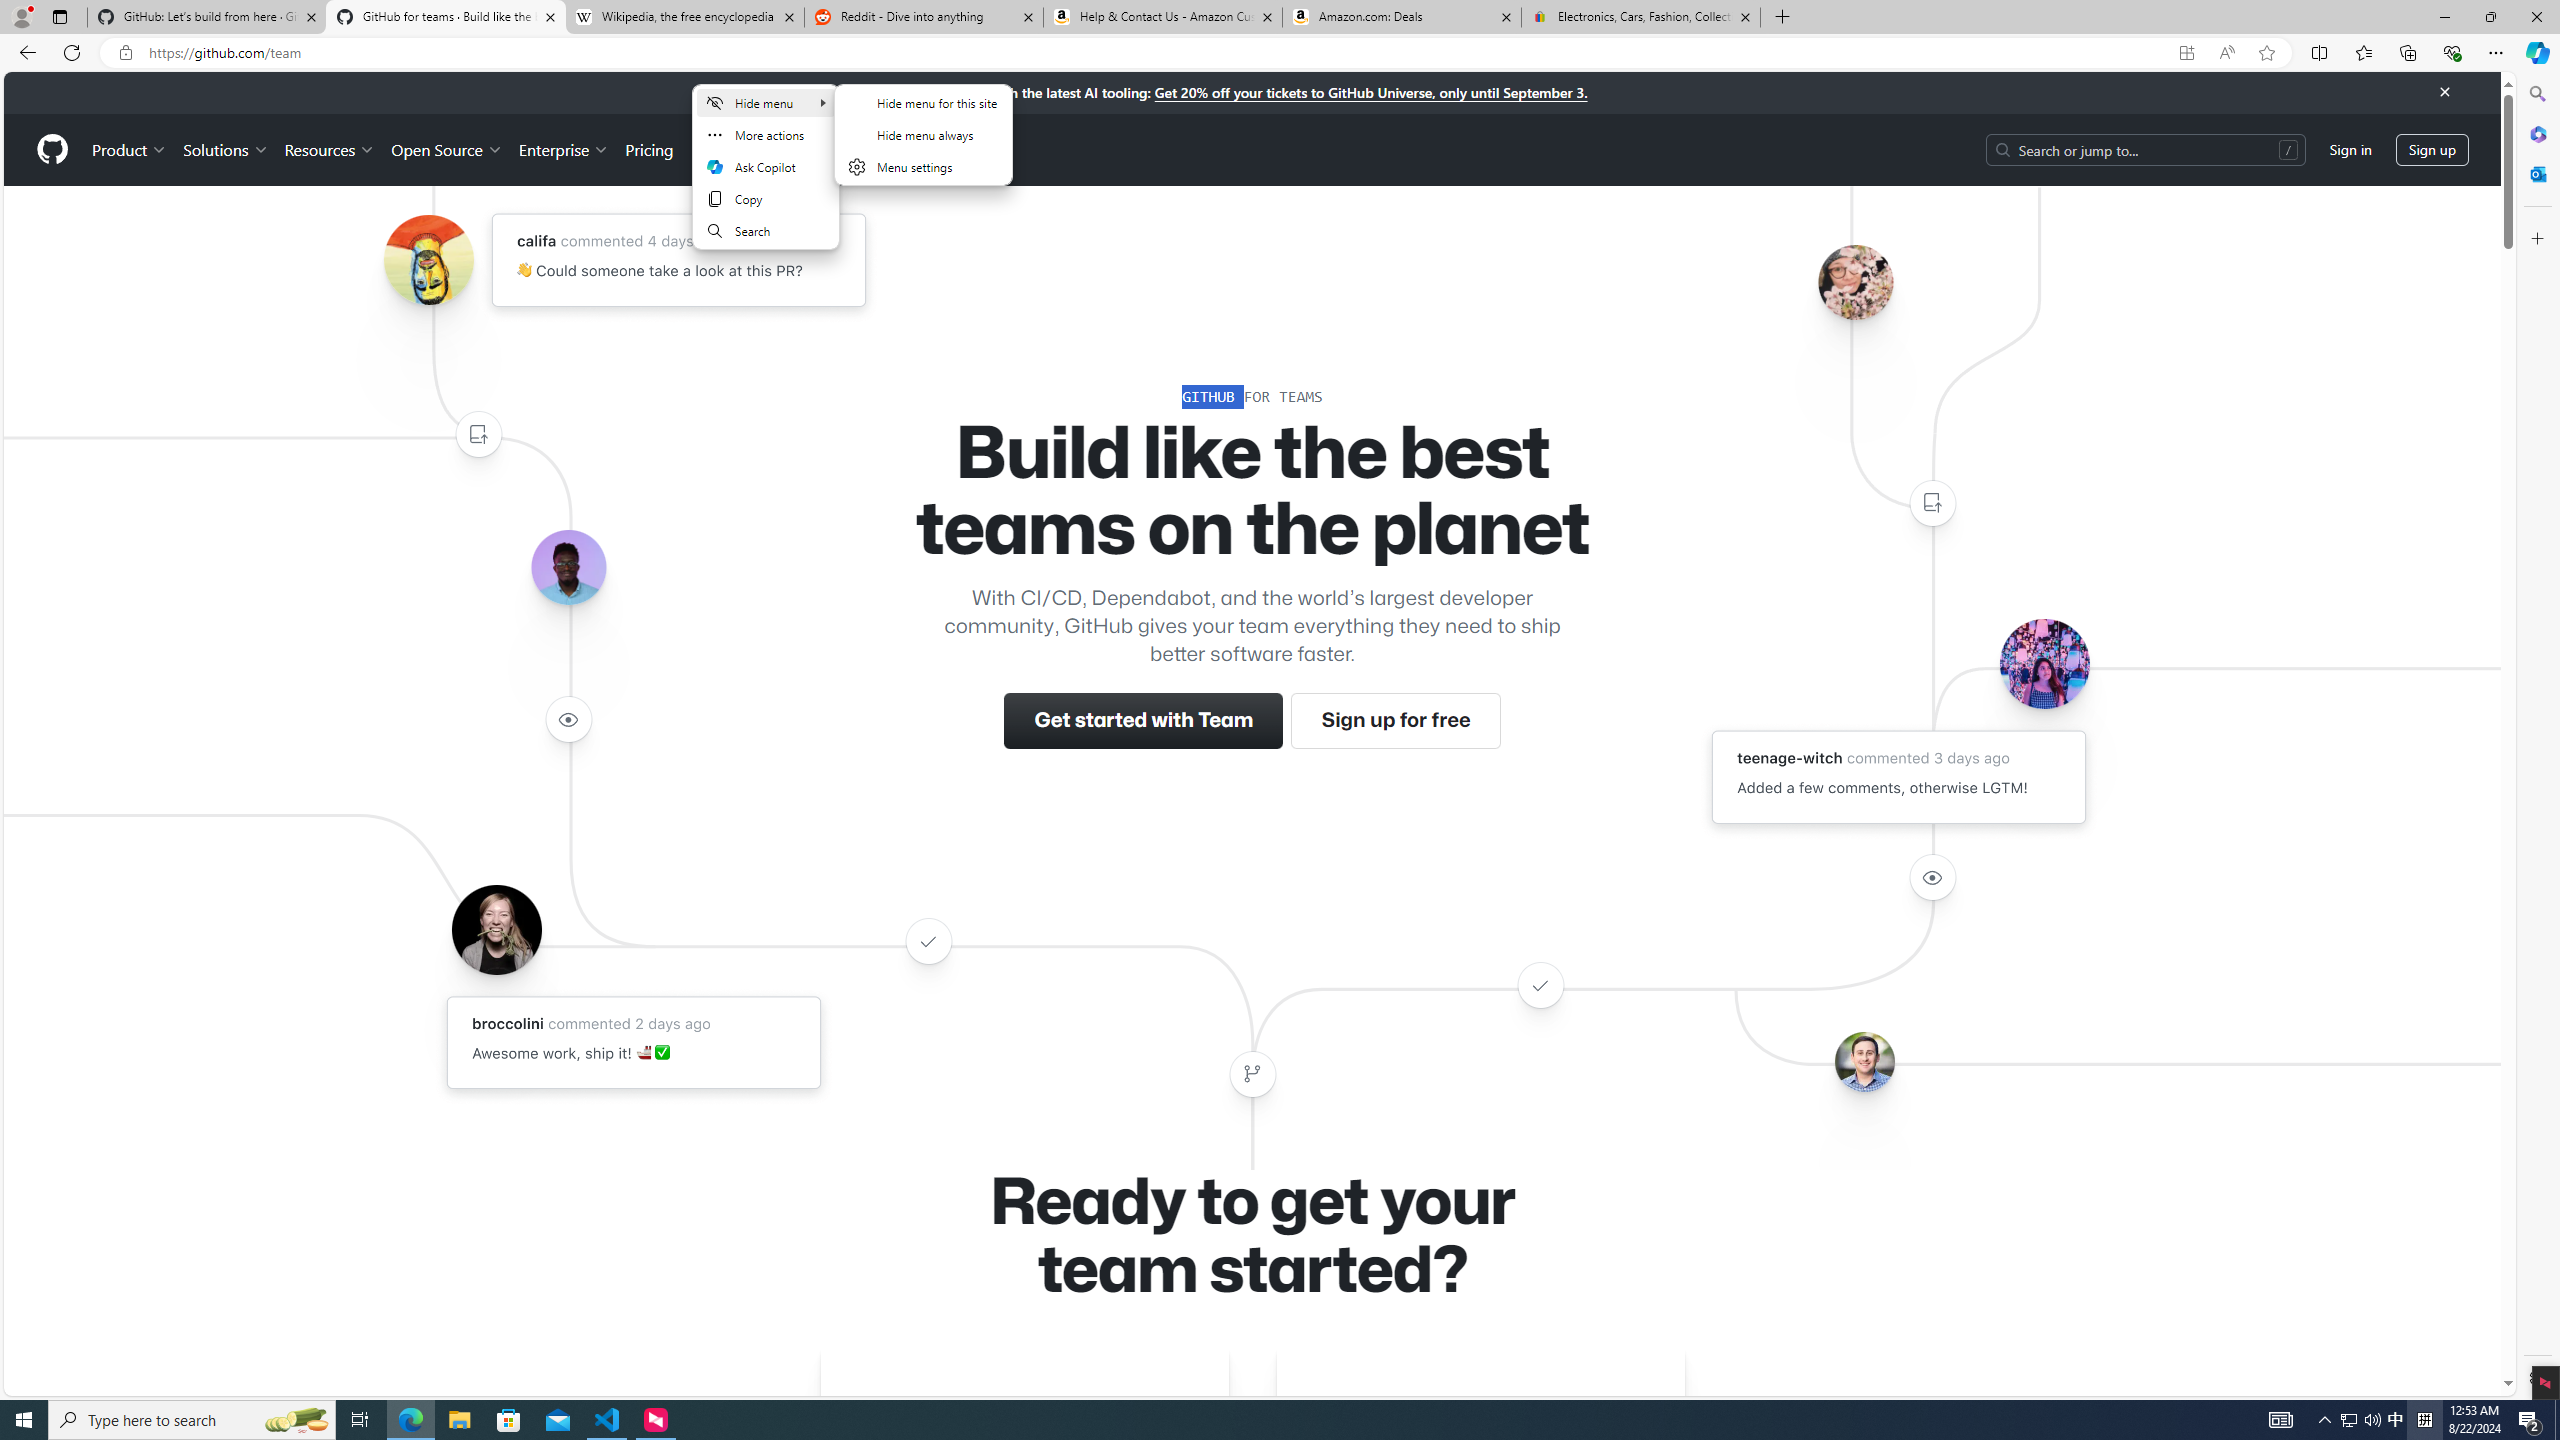  What do you see at coordinates (1144, 720) in the screenshot?
I see `'Get started with Team'` at bounding box center [1144, 720].